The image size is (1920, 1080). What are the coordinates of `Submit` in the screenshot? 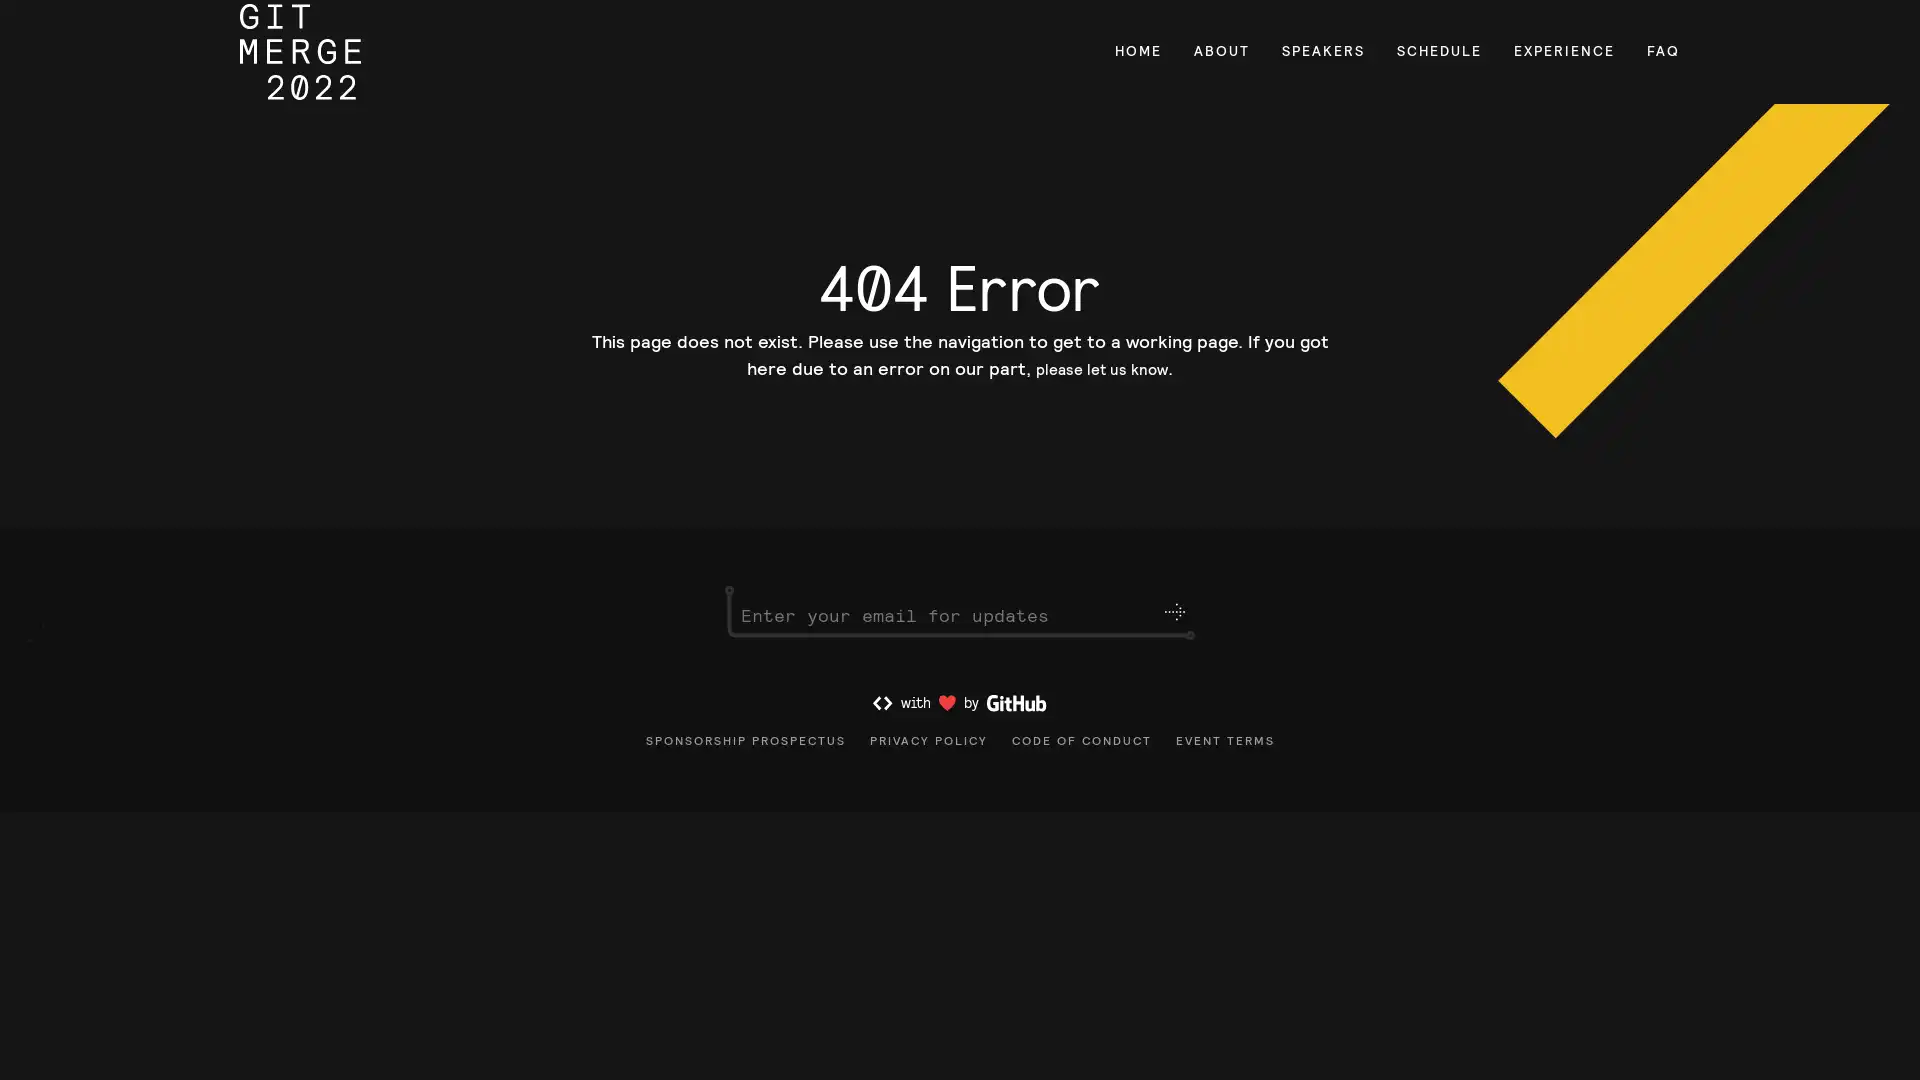 It's located at (1174, 640).